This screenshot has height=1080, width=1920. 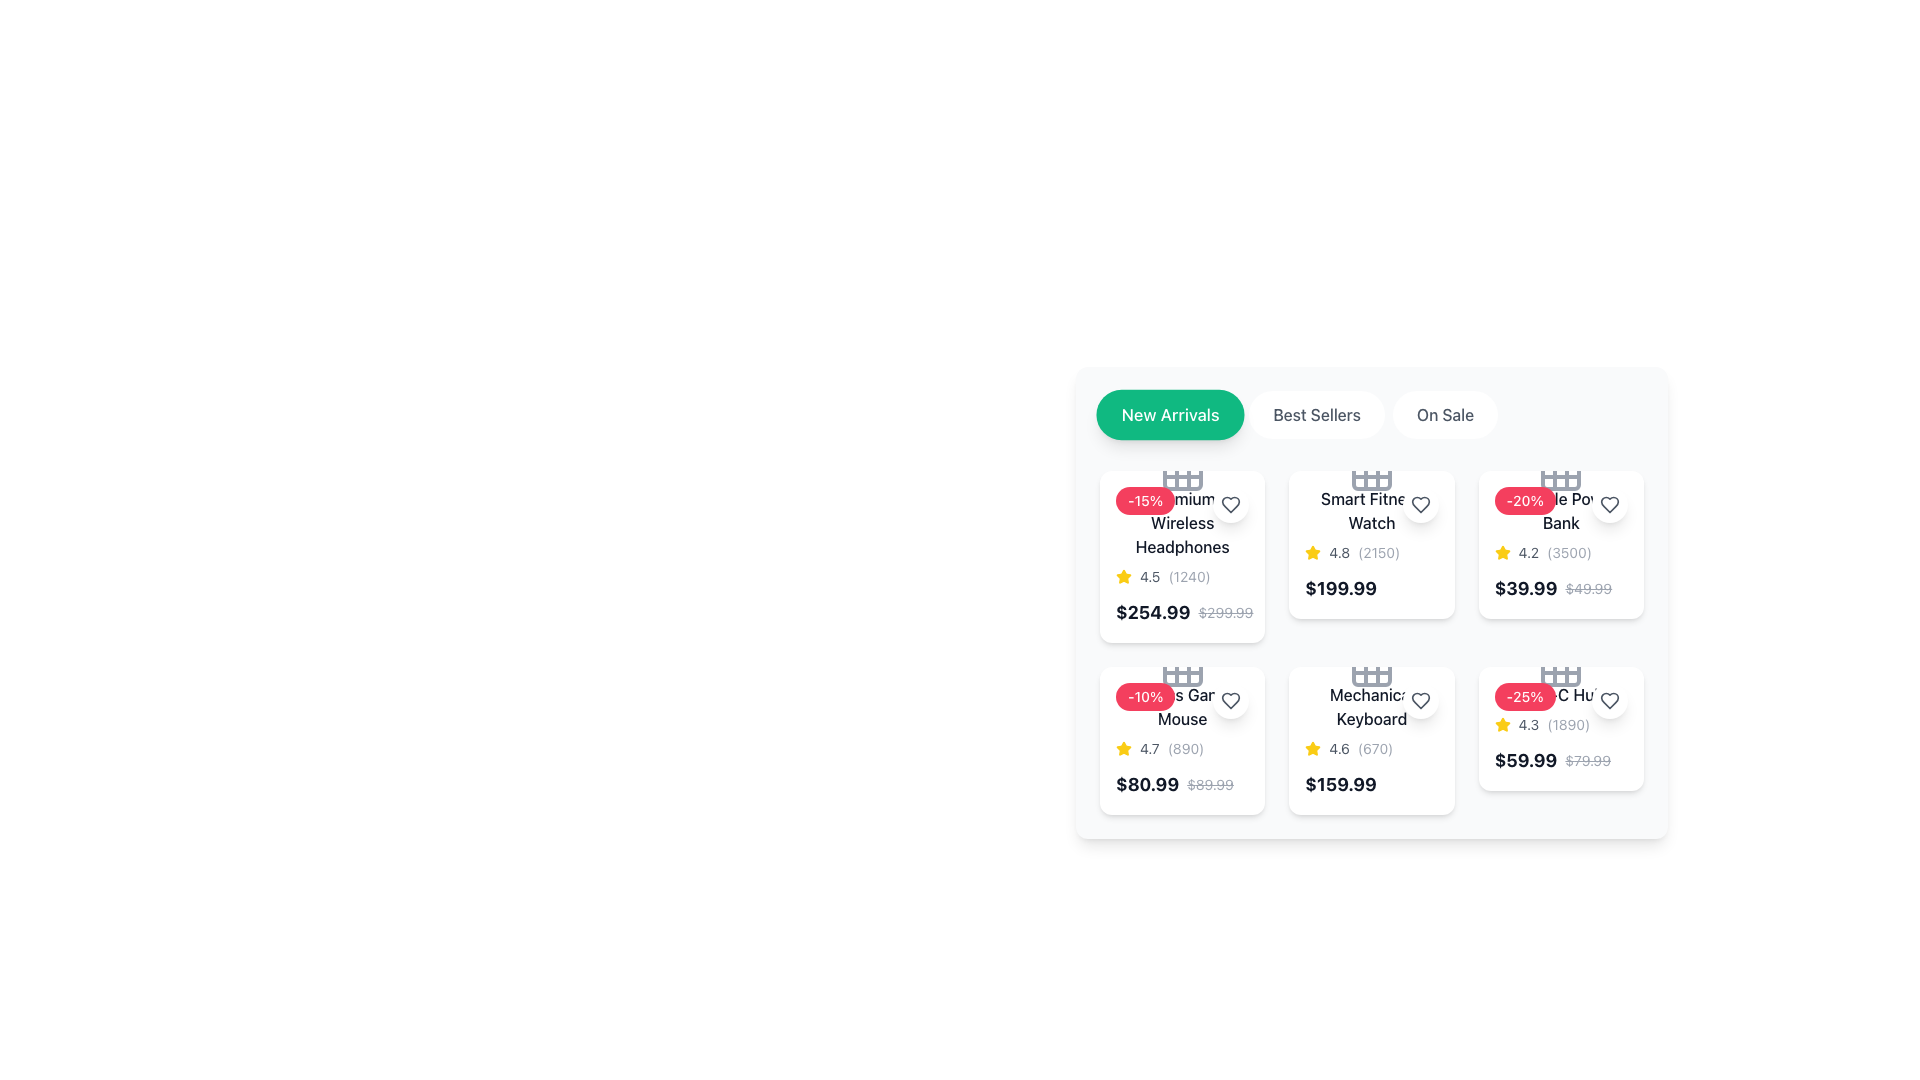 What do you see at coordinates (1551, 760) in the screenshot?
I see `price information displayed at the bottom-right corner of the product card for 'HC Hu', located below the product title and near the star rating` at bounding box center [1551, 760].